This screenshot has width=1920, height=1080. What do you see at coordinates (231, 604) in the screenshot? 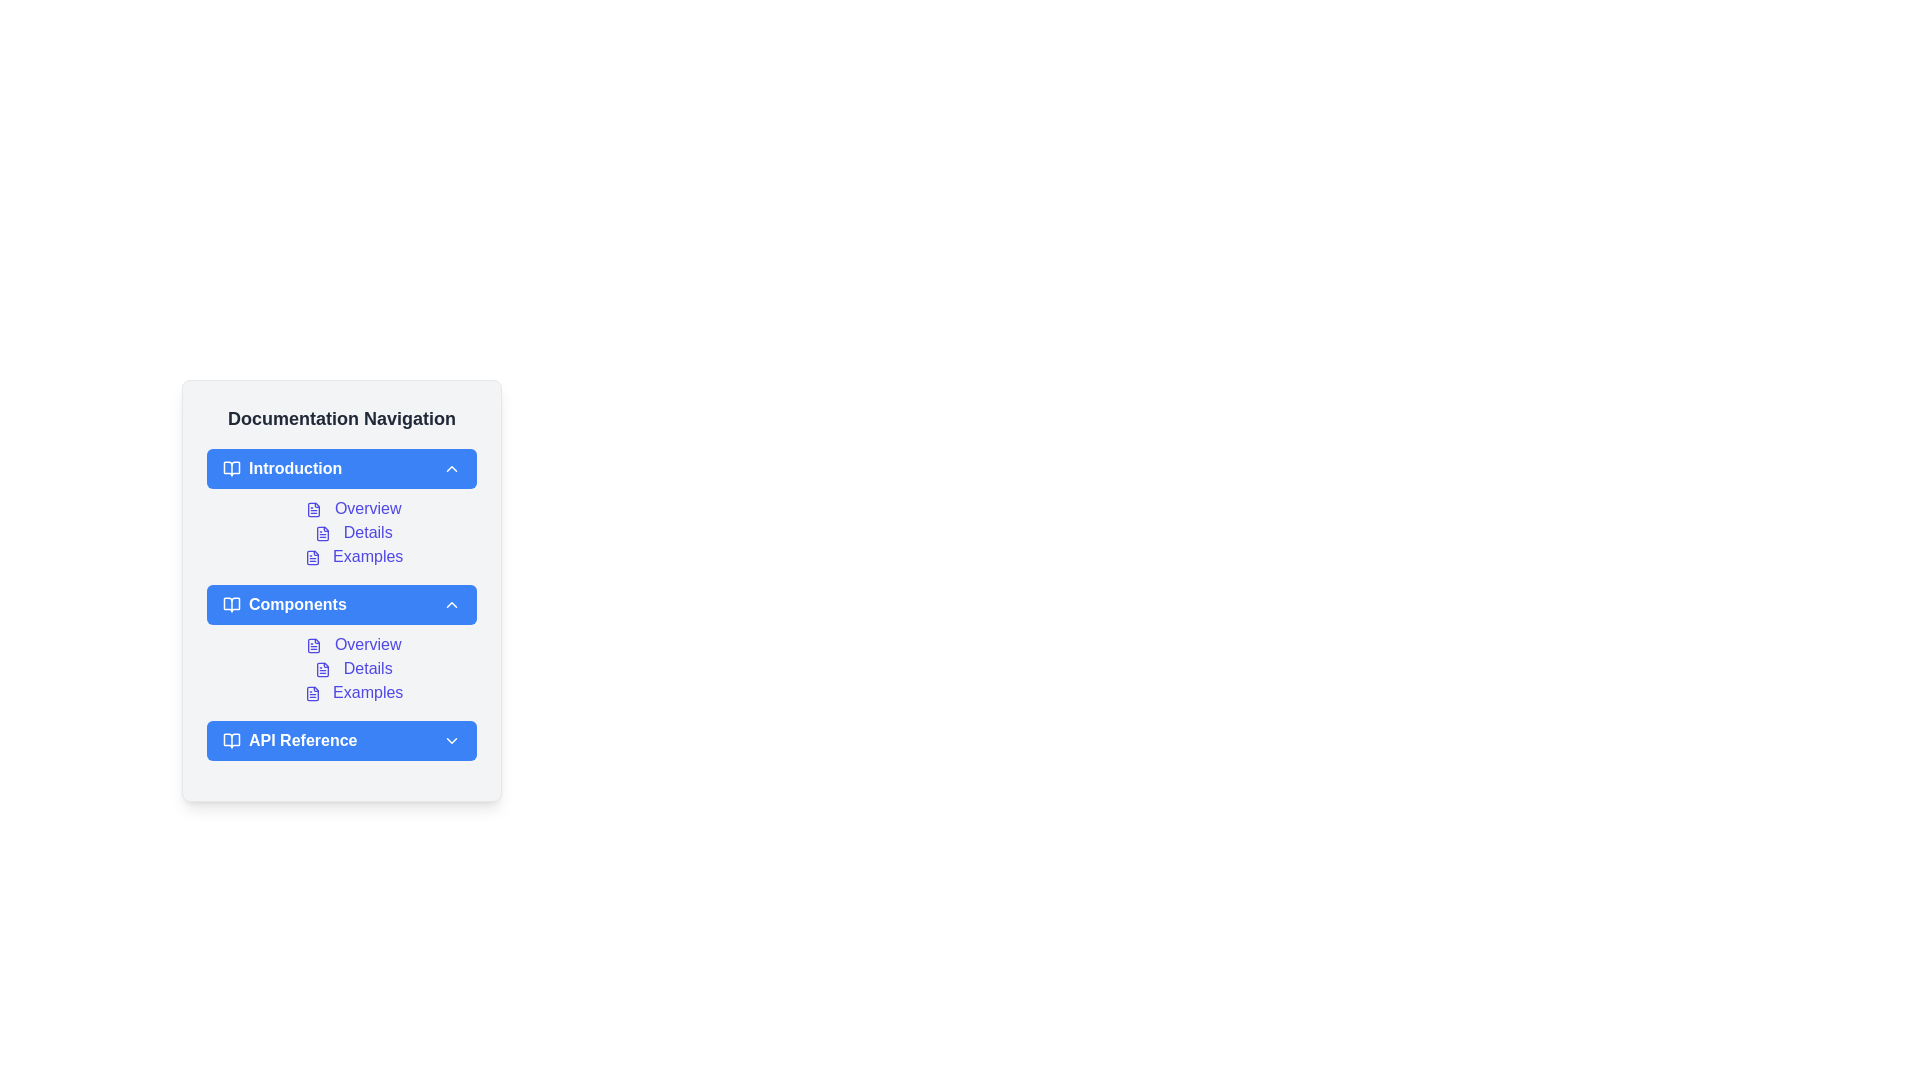
I see `the decorative or functional icon that represents the 'Components' section of the sidebar, located to the left of the 'Components' label in the 'Documentation Navigation' section` at bounding box center [231, 604].